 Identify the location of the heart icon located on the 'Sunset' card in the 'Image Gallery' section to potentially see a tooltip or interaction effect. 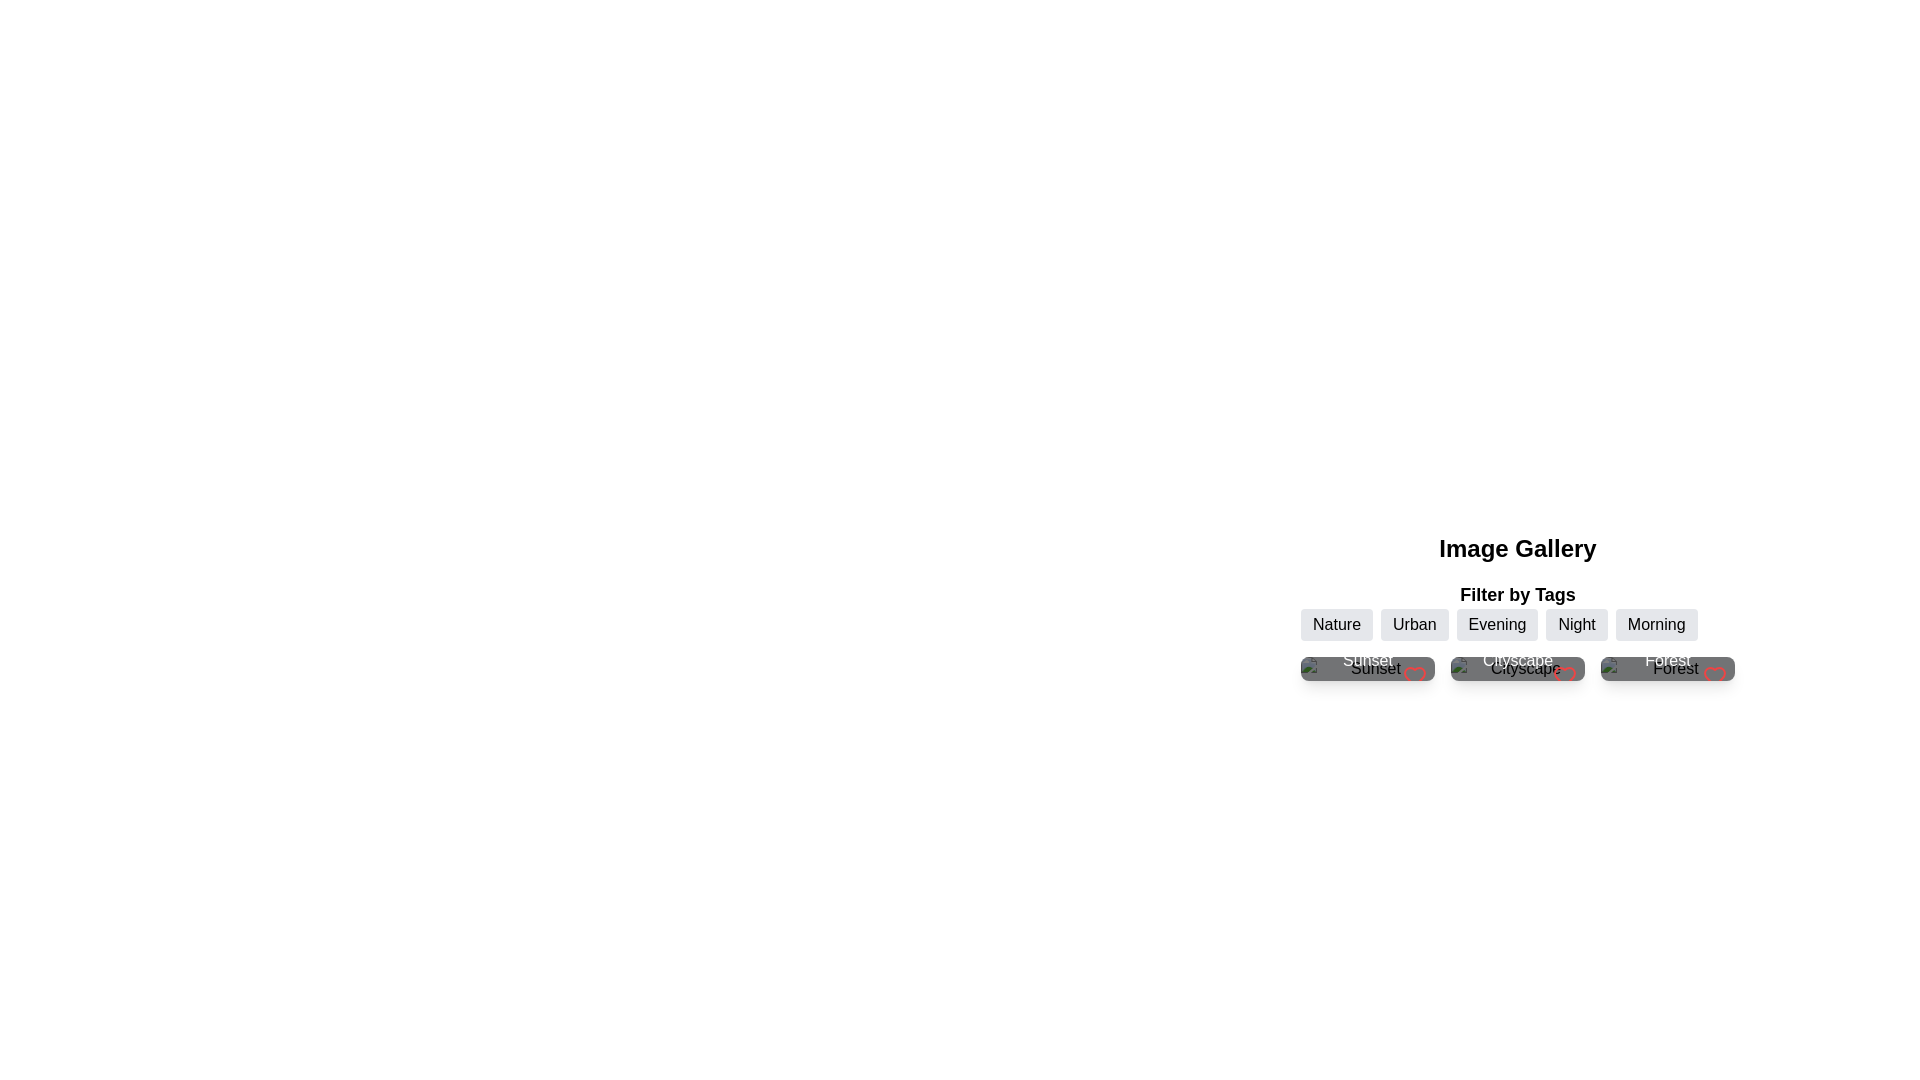
(1414, 676).